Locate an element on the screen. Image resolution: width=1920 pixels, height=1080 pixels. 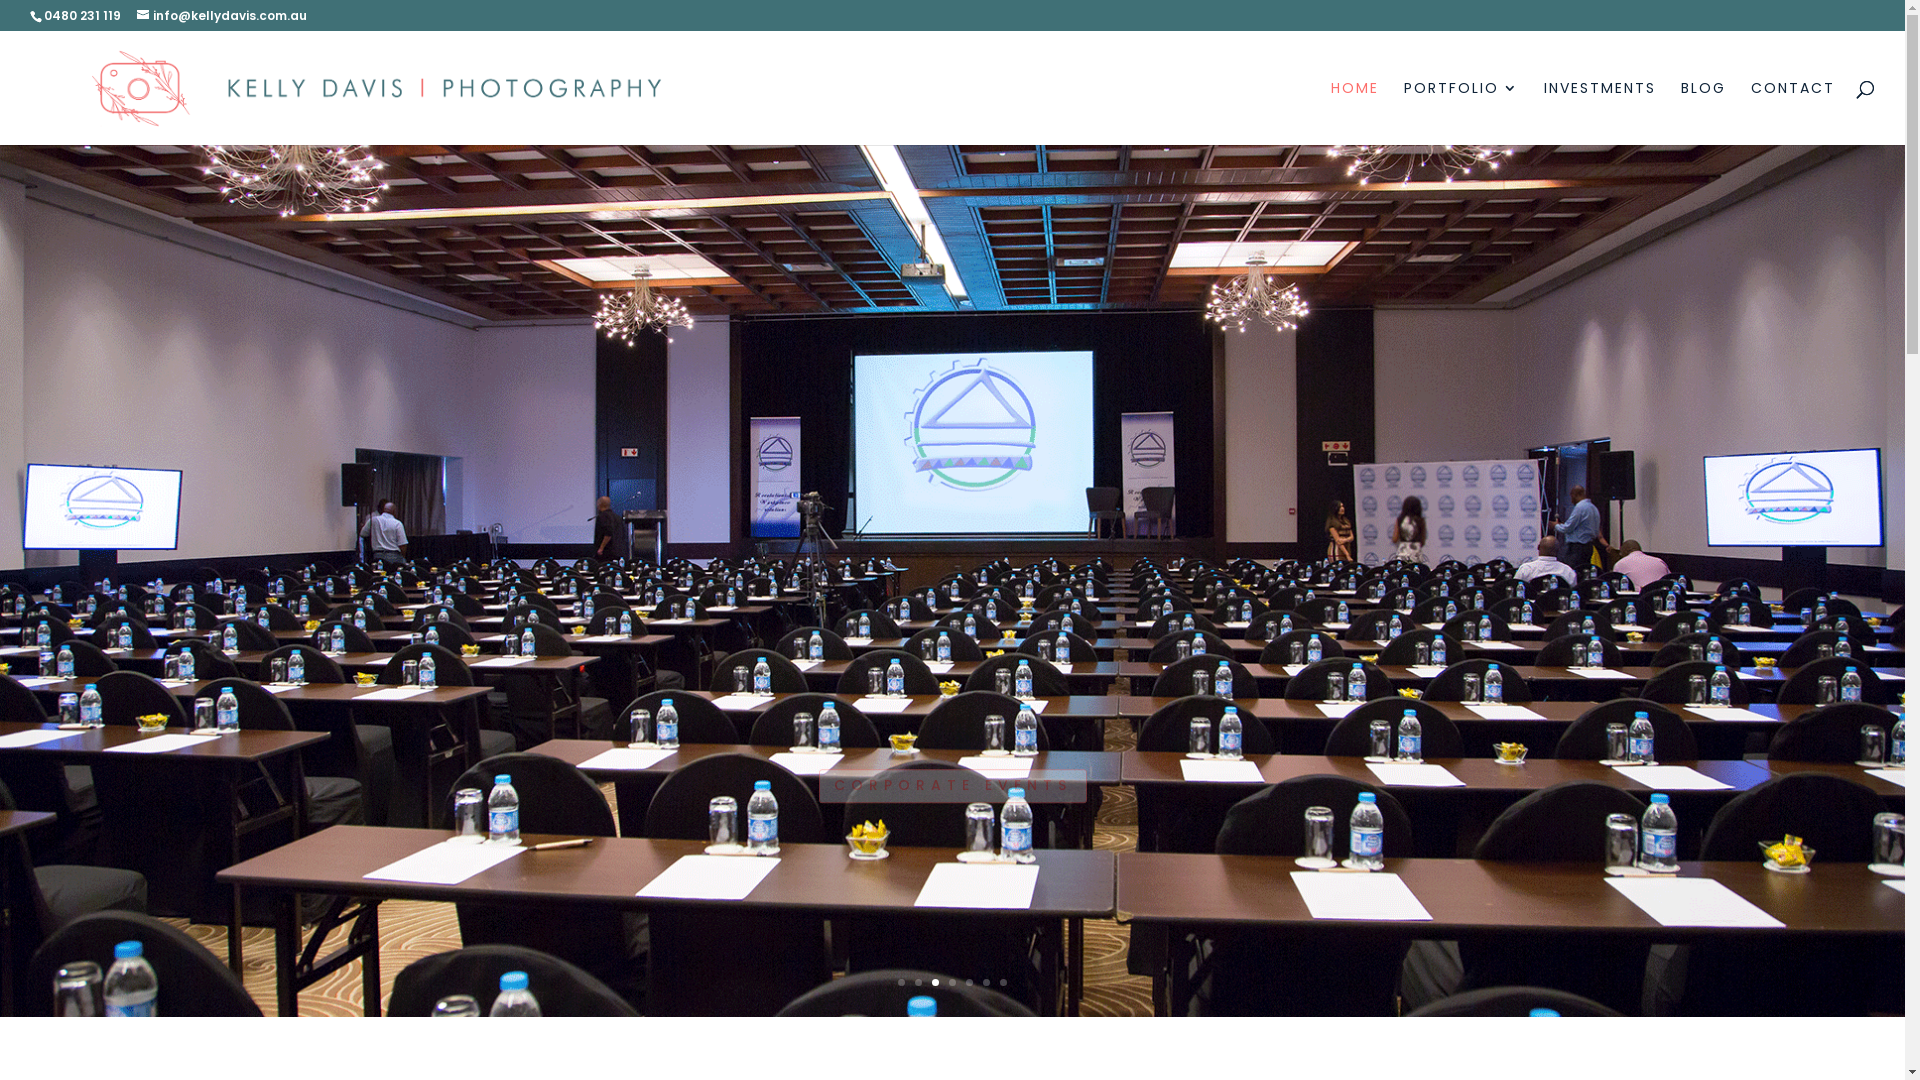
'6' is located at coordinates (986, 981).